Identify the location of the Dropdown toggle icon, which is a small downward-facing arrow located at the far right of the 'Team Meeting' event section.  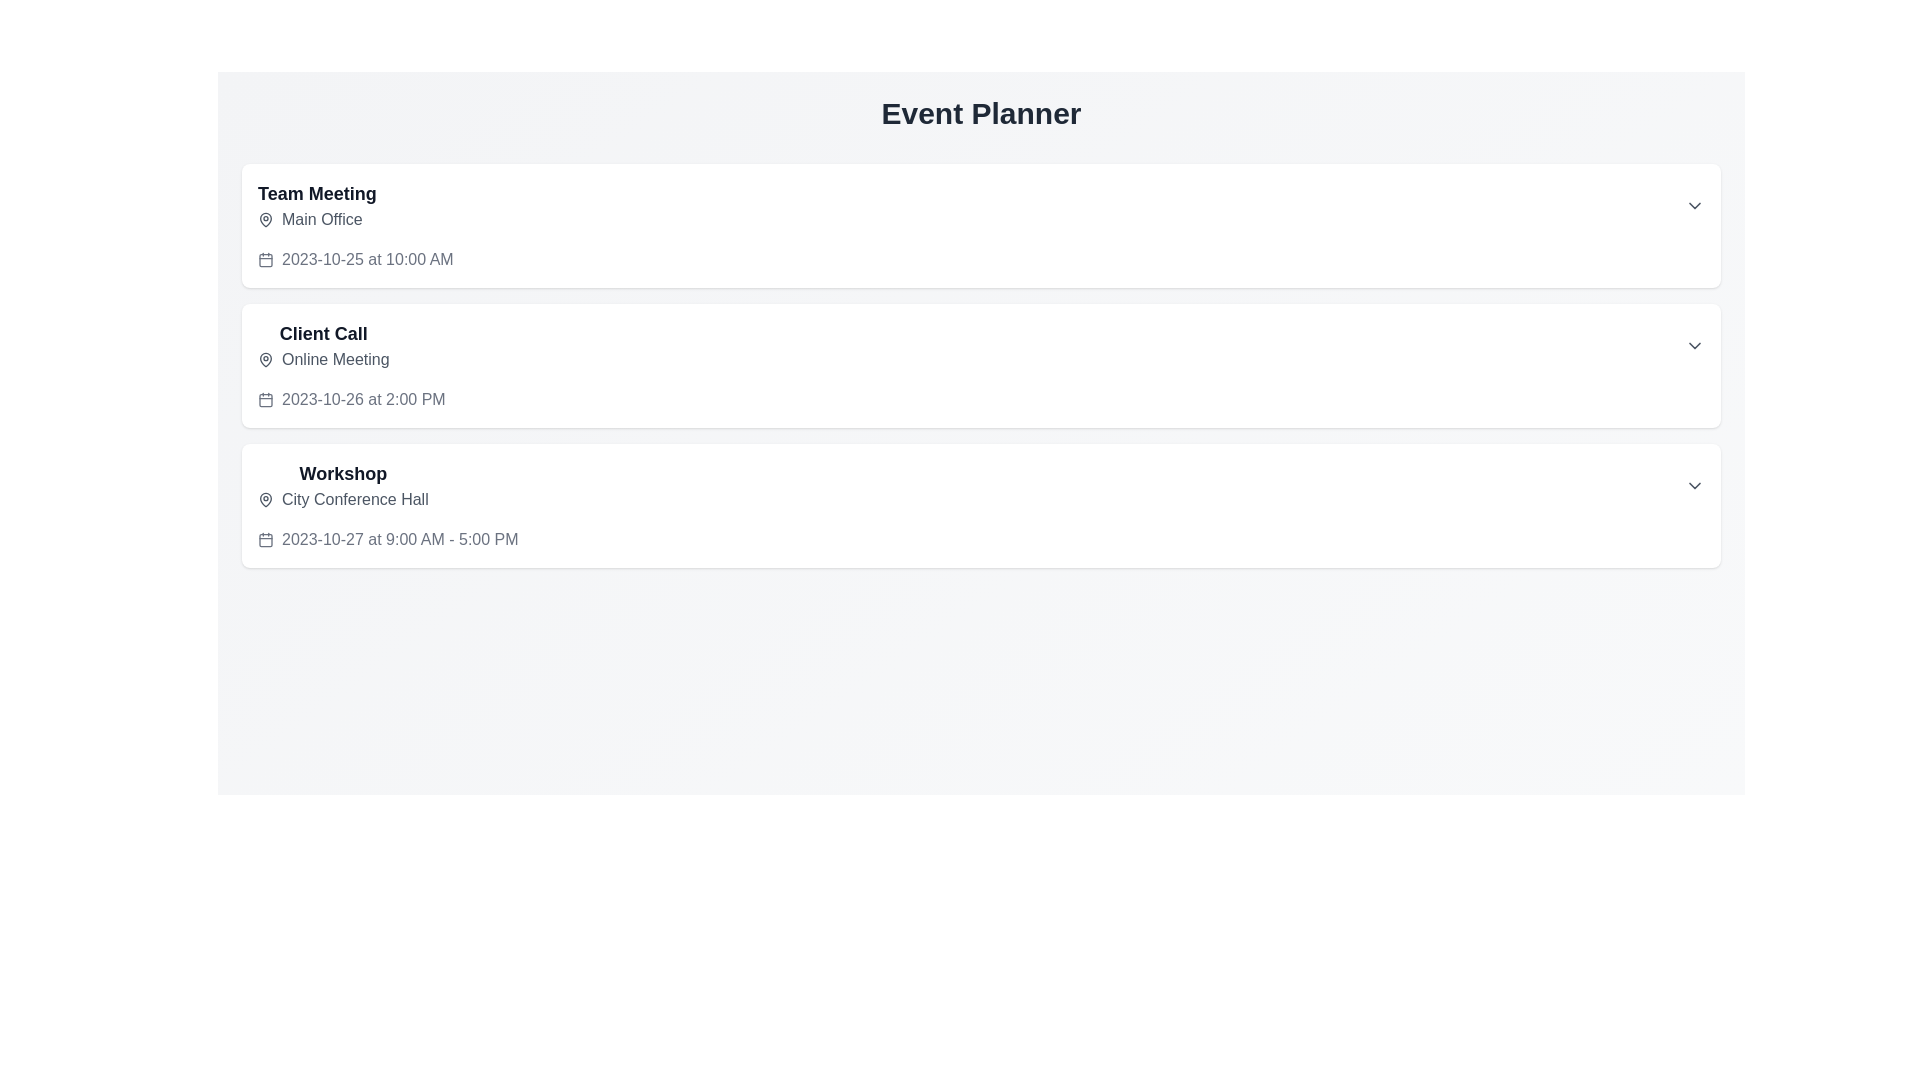
(1693, 205).